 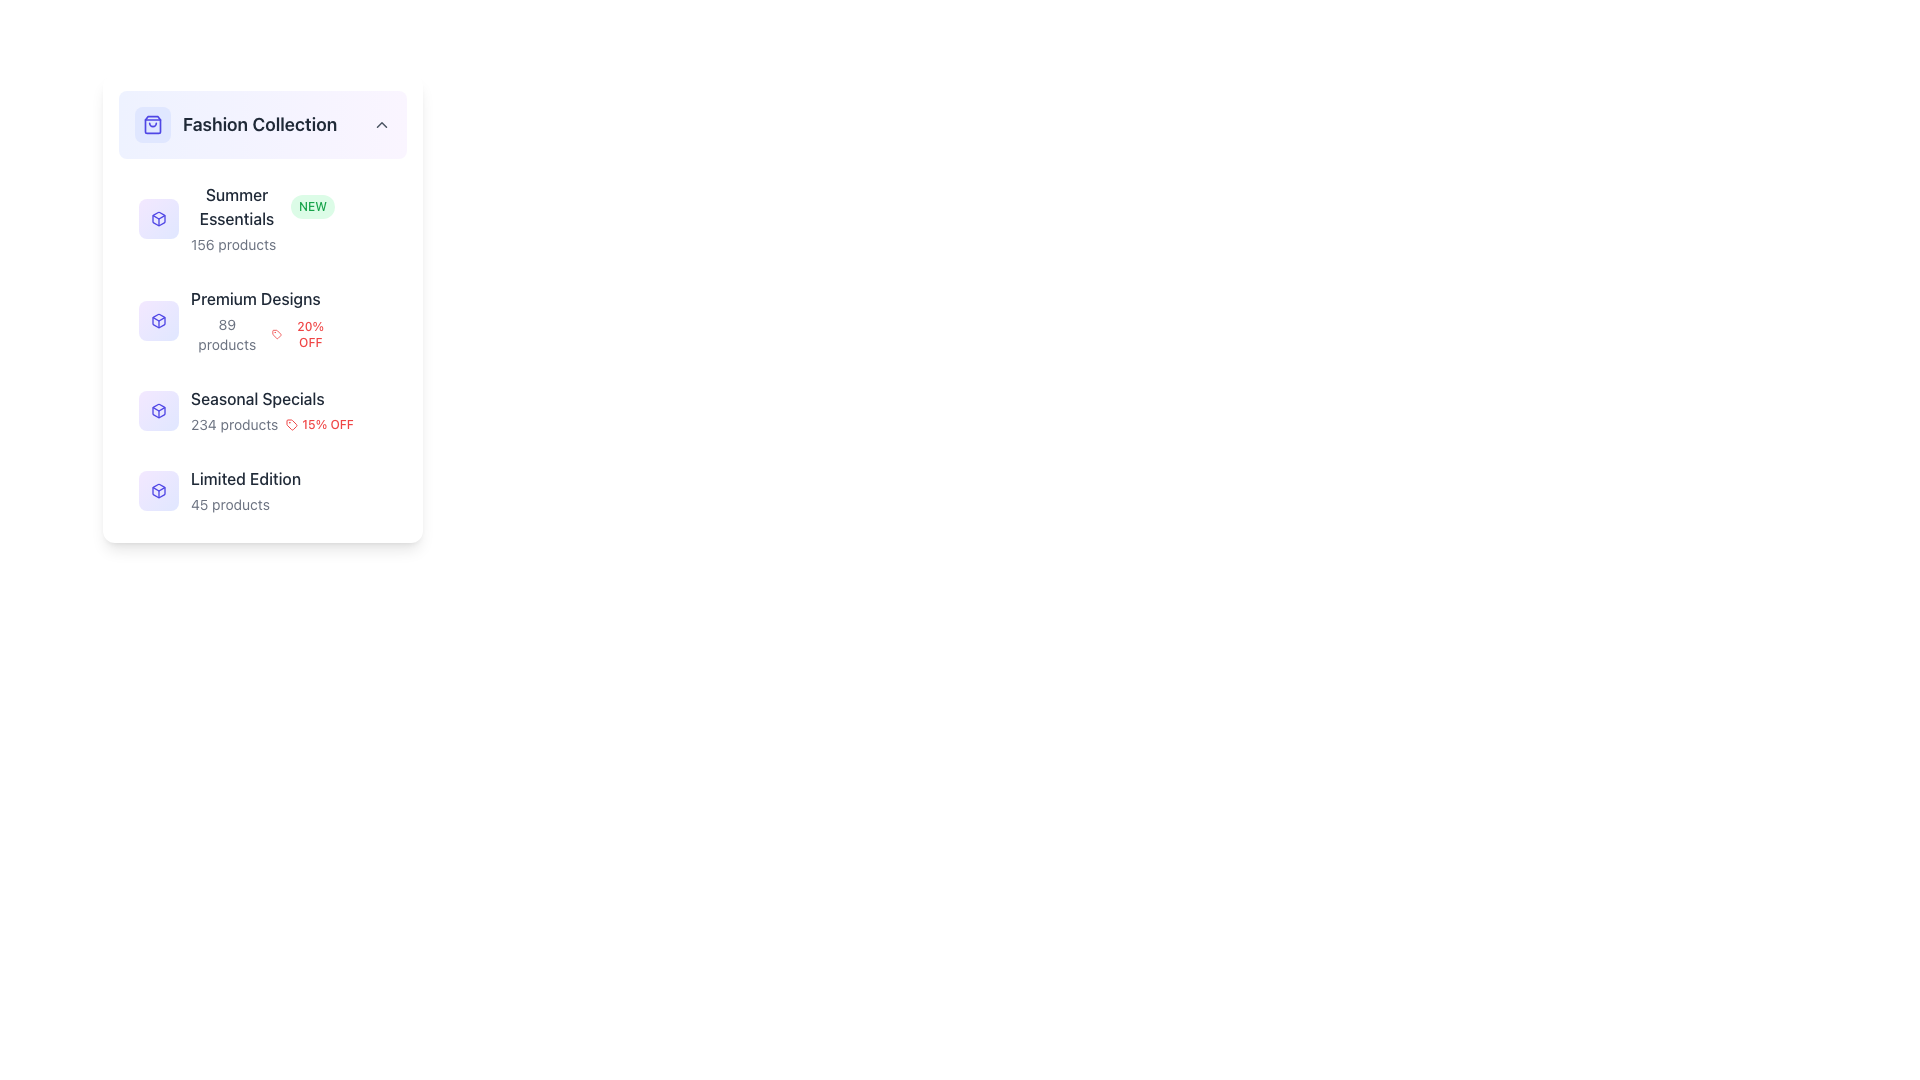 What do you see at coordinates (320, 423) in the screenshot?
I see `the label with the text '15% OFF' and the accompanying red tag icon, which is located within the 'Seasonal Specials' section` at bounding box center [320, 423].